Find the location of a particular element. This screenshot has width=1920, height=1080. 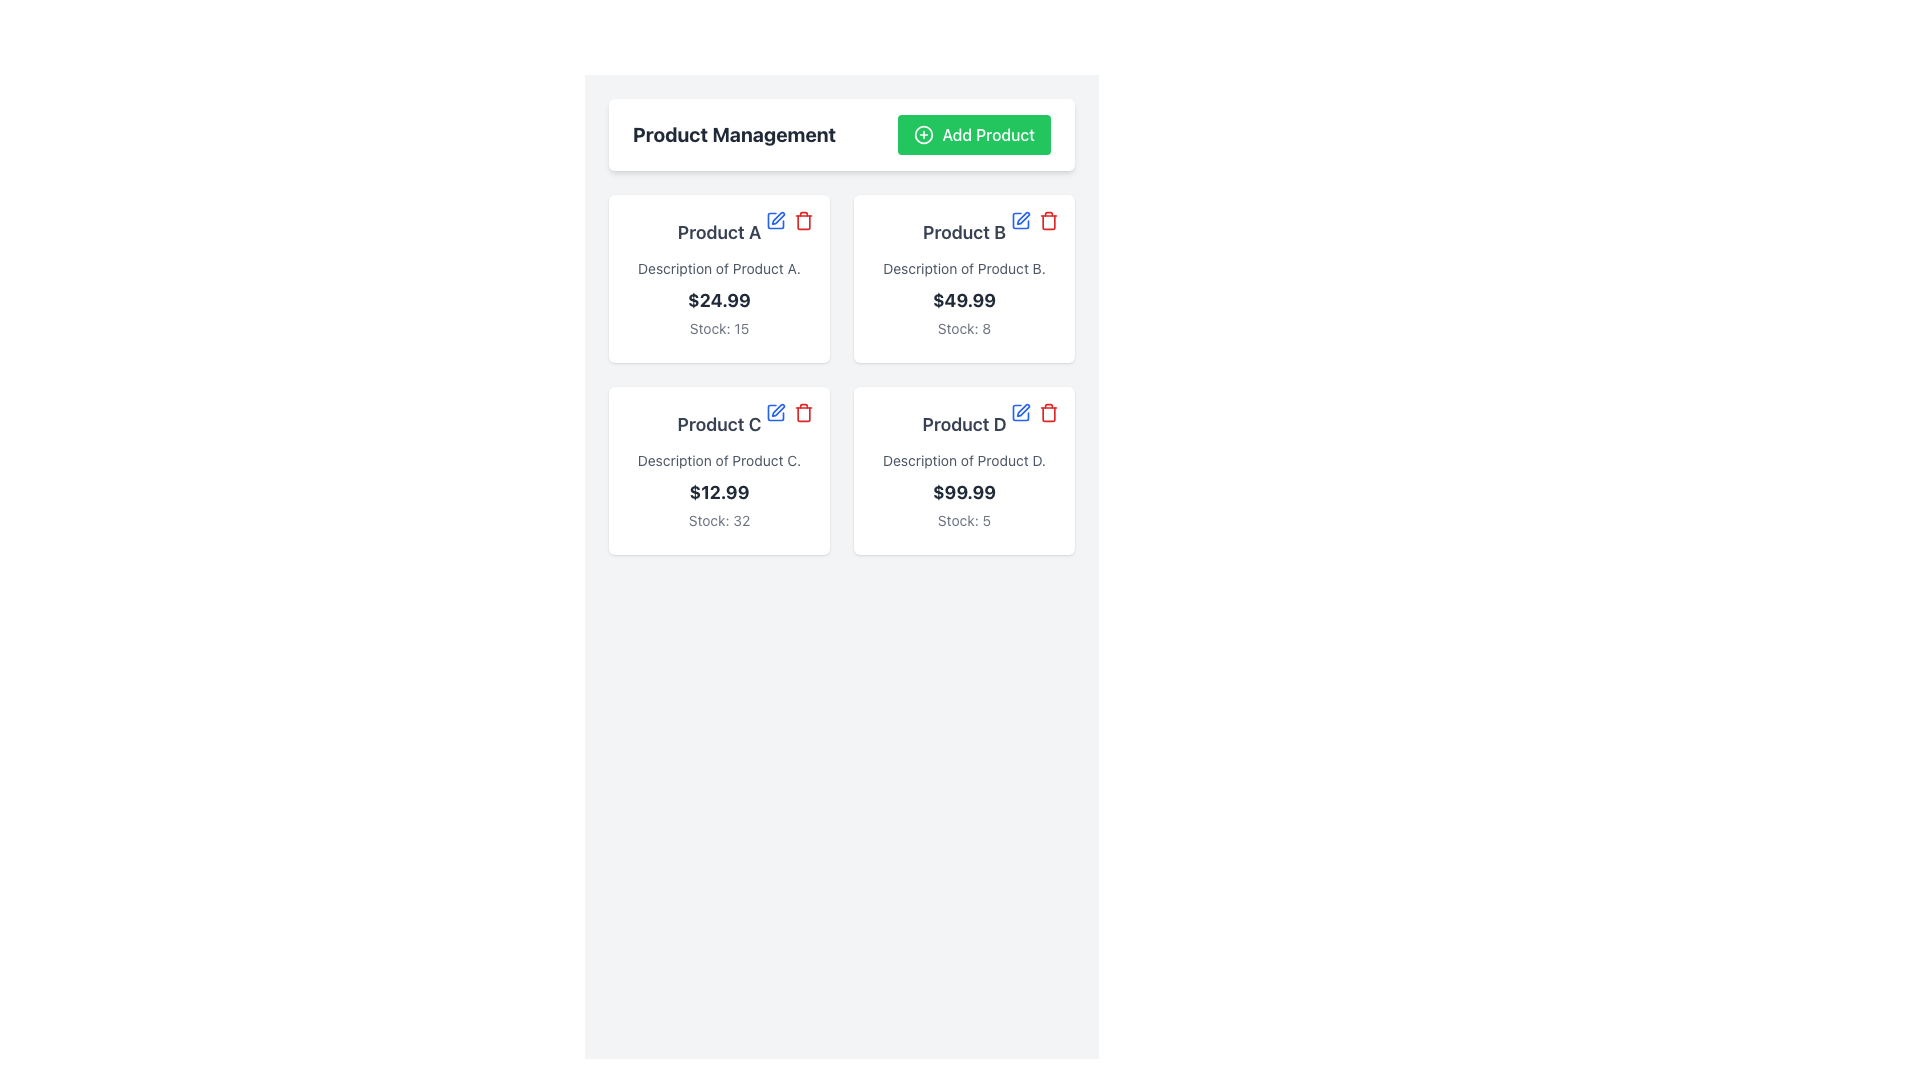

the delete button for 'Product C', which is the third action button in the top-right corner of its product card is located at coordinates (804, 411).